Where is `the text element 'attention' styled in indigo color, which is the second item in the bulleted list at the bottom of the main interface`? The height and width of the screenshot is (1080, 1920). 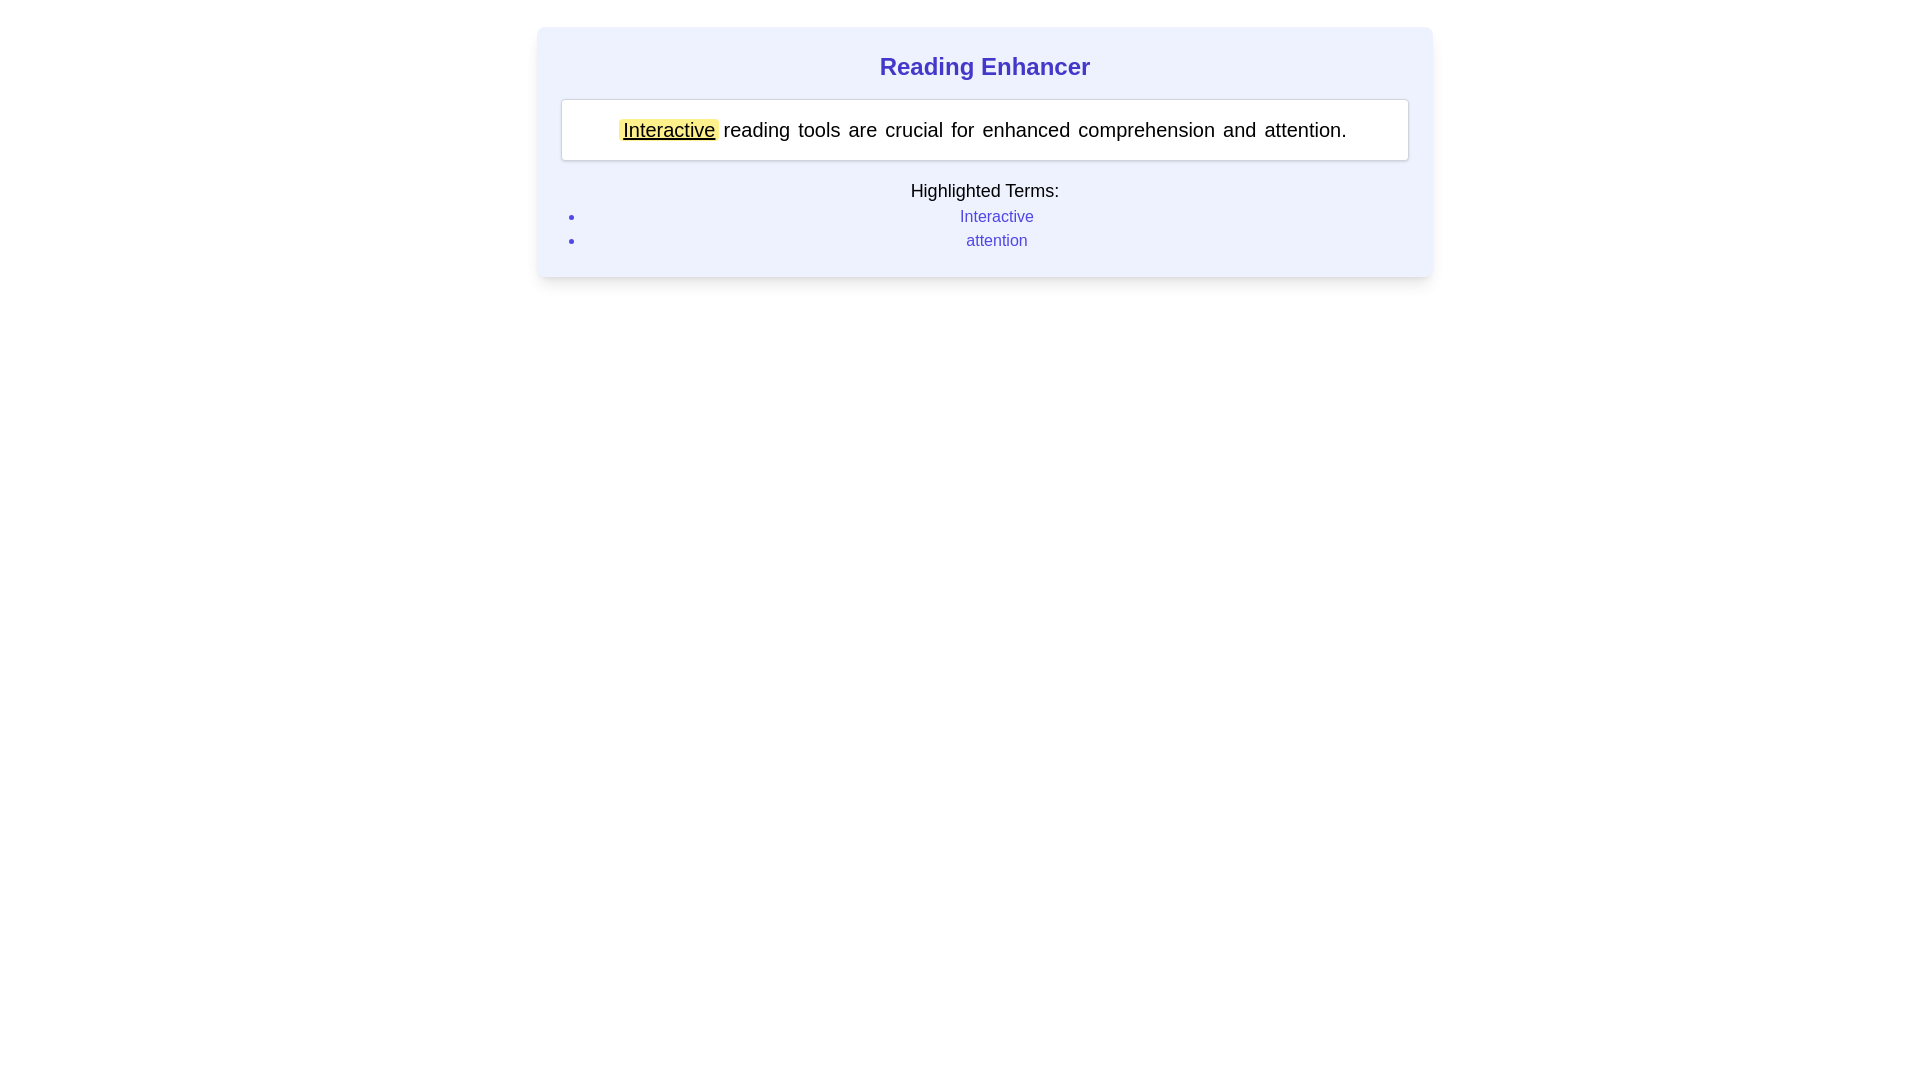 the text element 'attention' styled in indigo color, which is the second item in the bulleted list at the bottom of the main interface is located at coordinates (997, 239).